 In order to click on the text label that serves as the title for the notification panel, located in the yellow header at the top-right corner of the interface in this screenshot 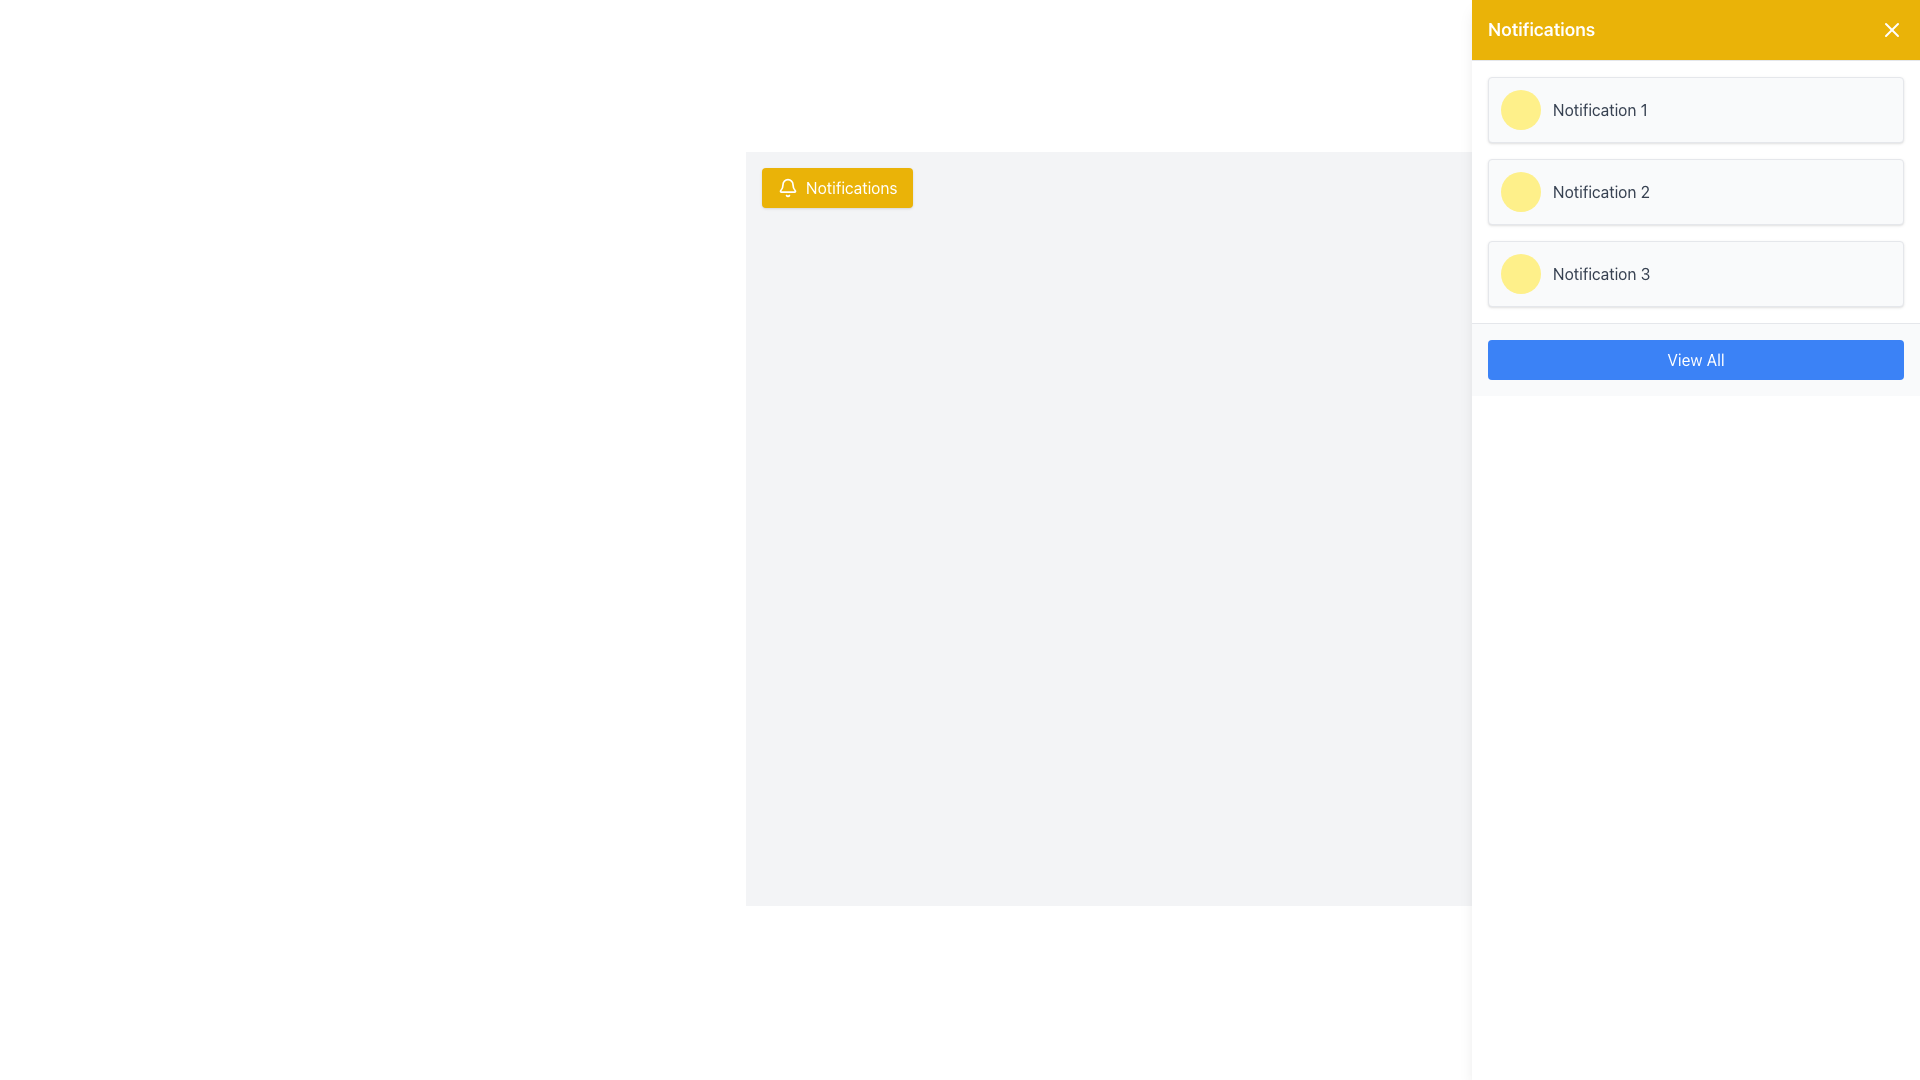, I will do `click(1540, 30)`.